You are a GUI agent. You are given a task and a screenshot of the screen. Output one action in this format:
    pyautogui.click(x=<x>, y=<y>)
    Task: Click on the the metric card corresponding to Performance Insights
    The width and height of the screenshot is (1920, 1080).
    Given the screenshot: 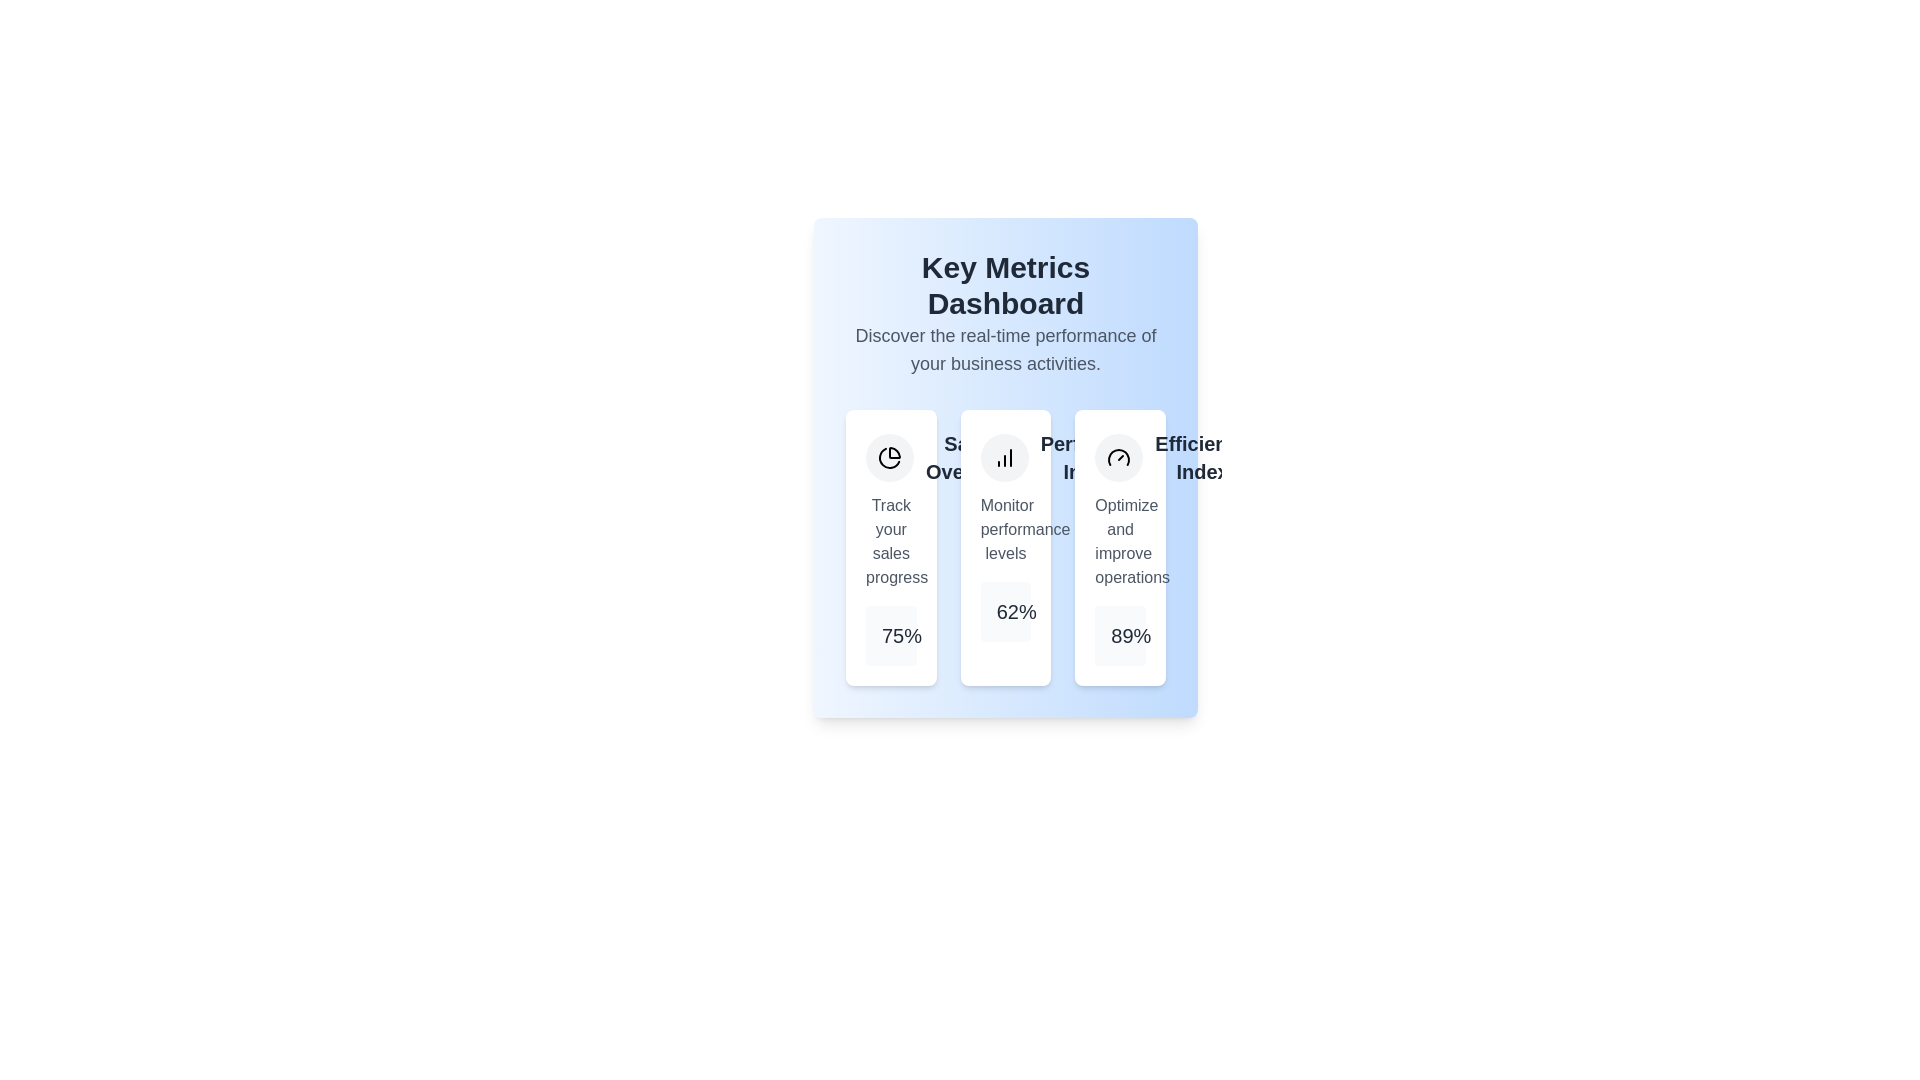 What is the action you would take?
    pyautogui.click(x=1006, y=547)
    